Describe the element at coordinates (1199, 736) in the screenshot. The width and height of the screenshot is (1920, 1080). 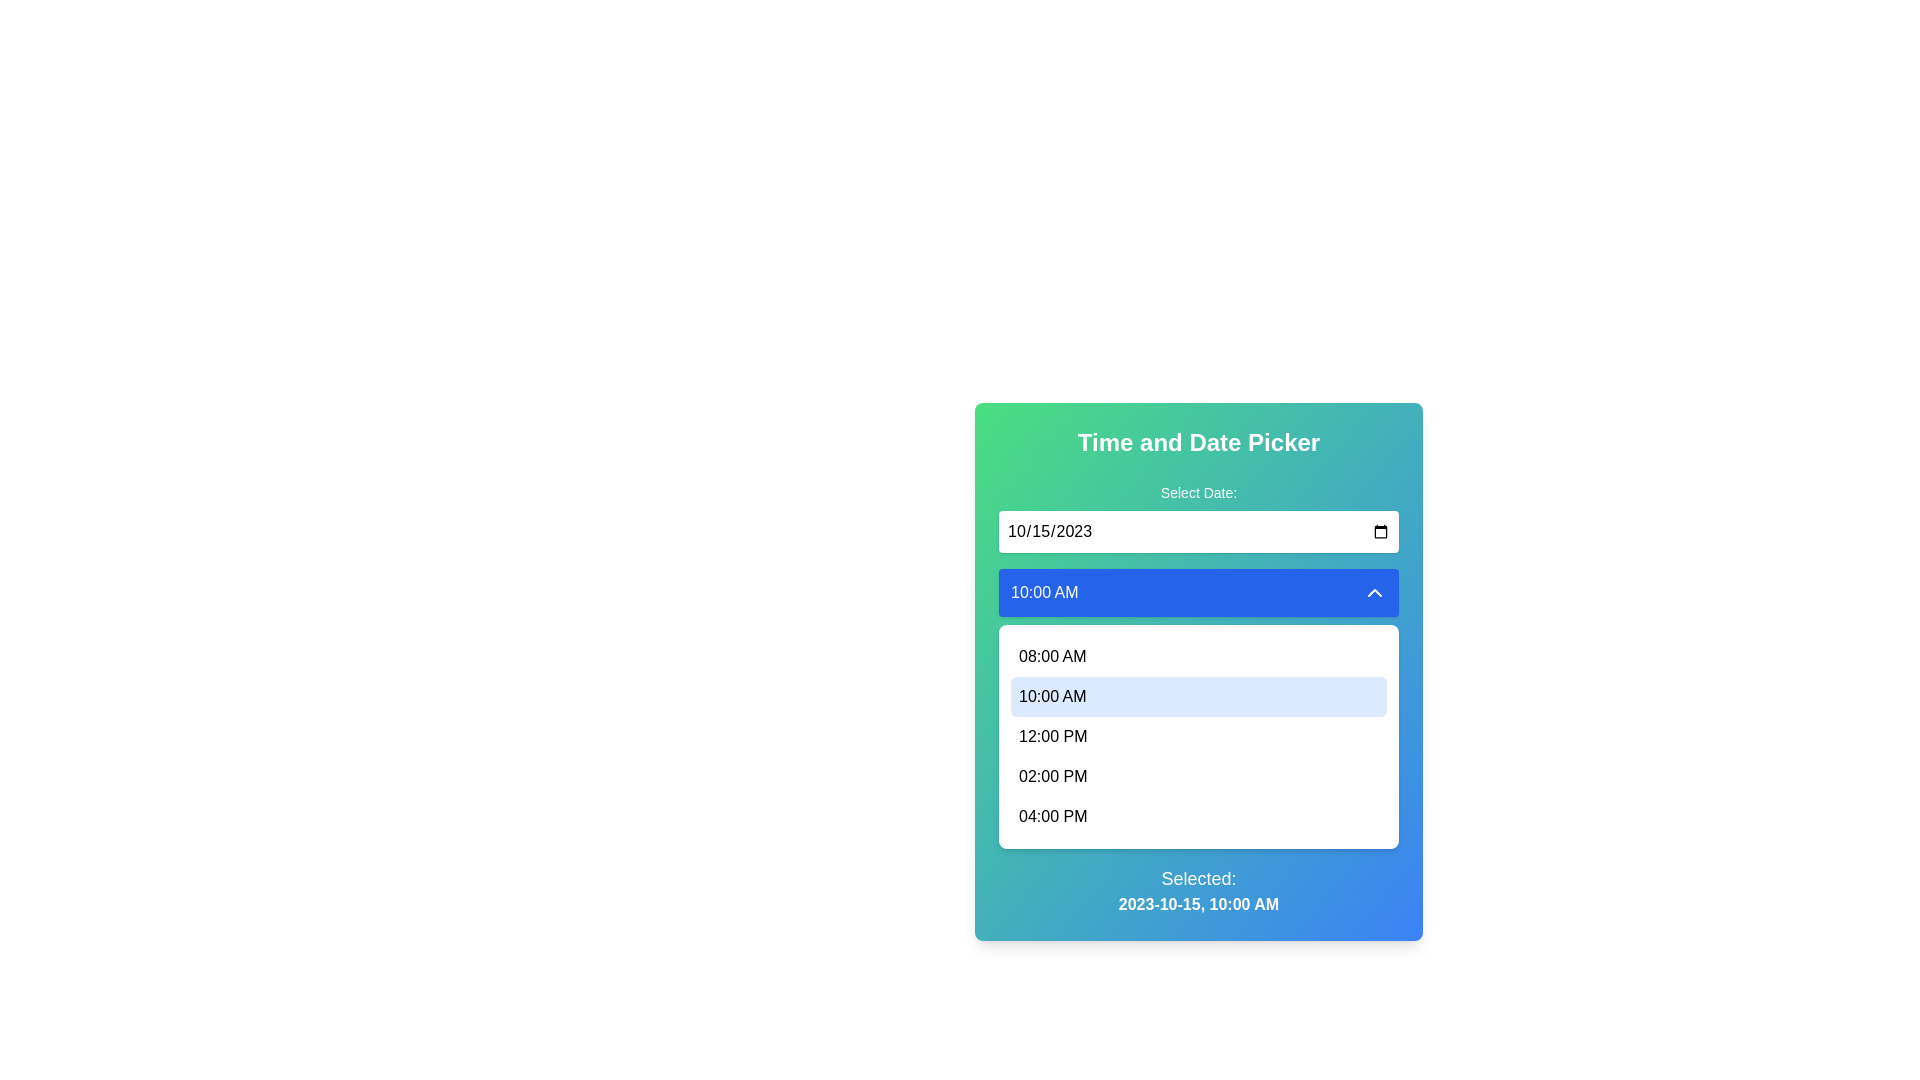
I see `the third item in the dropdown list` at that location.